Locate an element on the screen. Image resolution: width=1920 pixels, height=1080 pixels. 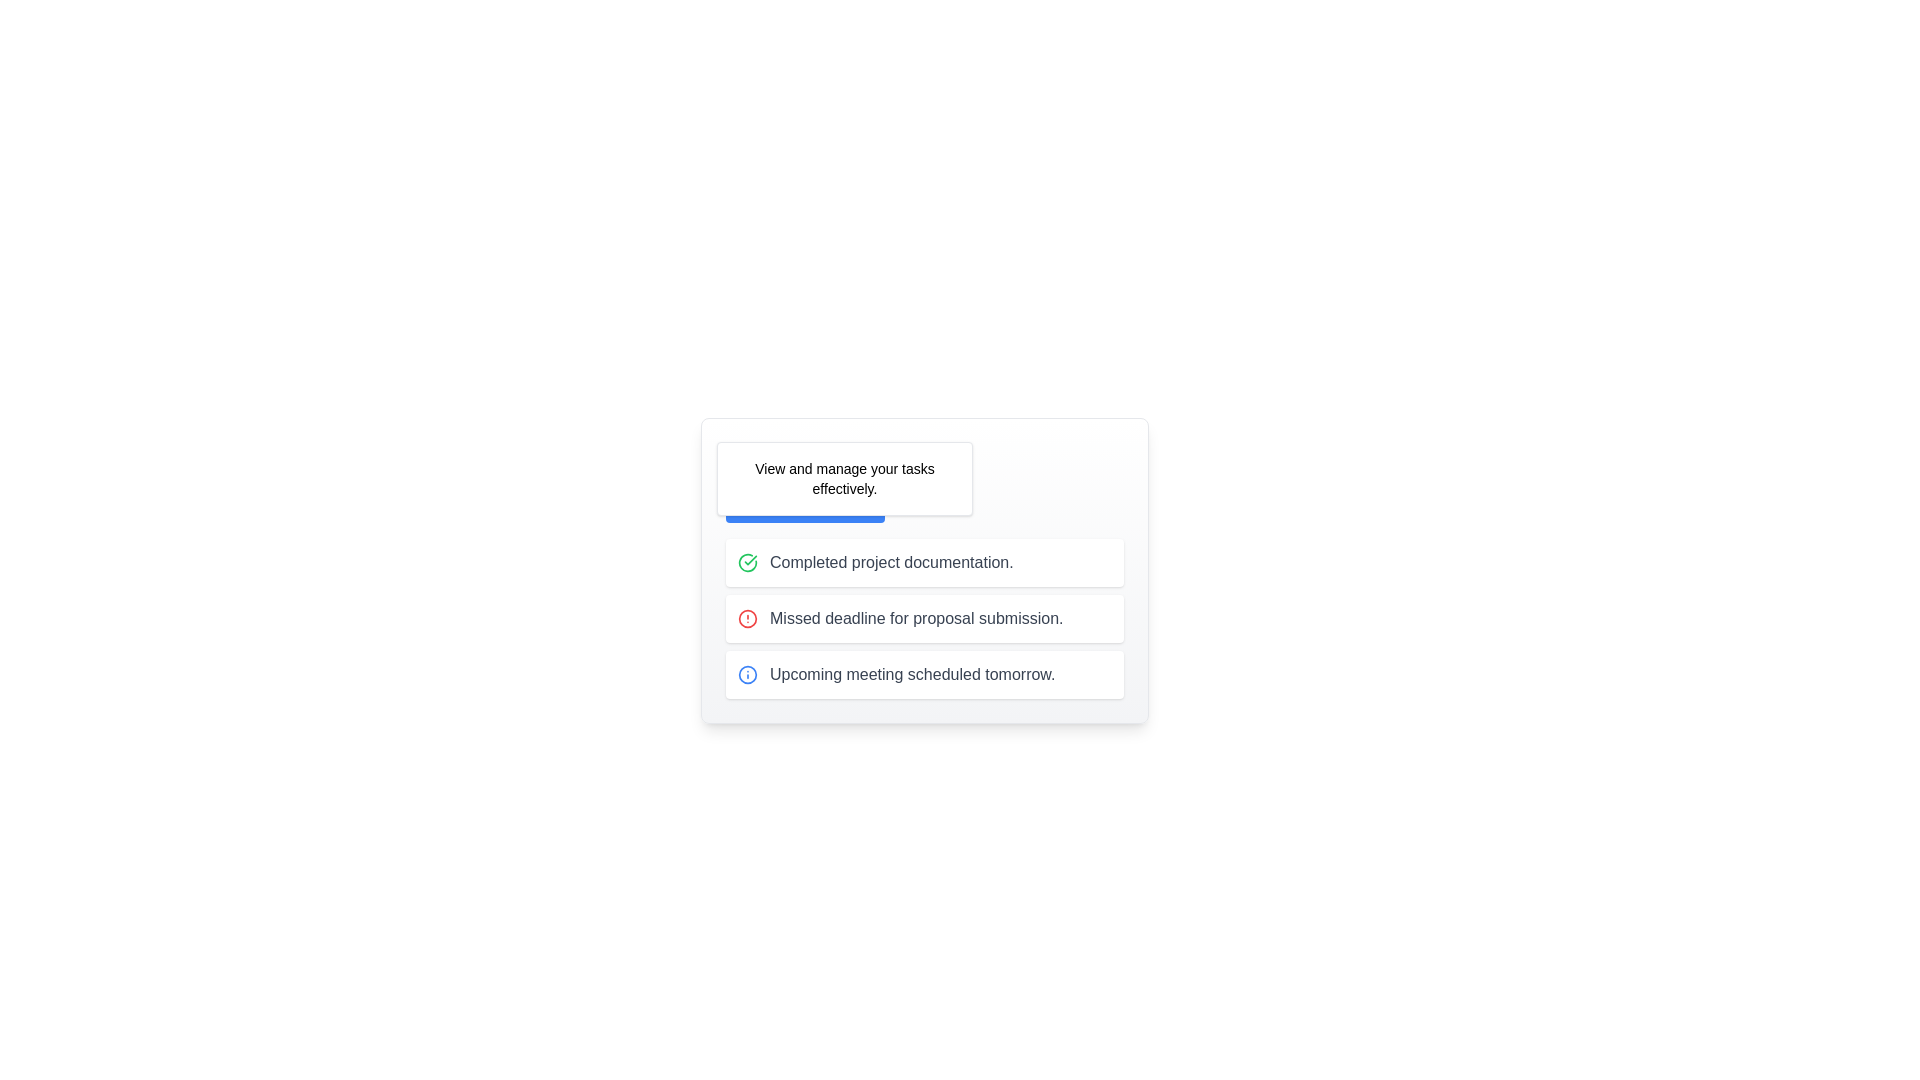
the informational icon located to the left of the text 'Upcoming meeting scheduled tomorrow.' in the third row of the task management card is located at coordinates (747, 675).